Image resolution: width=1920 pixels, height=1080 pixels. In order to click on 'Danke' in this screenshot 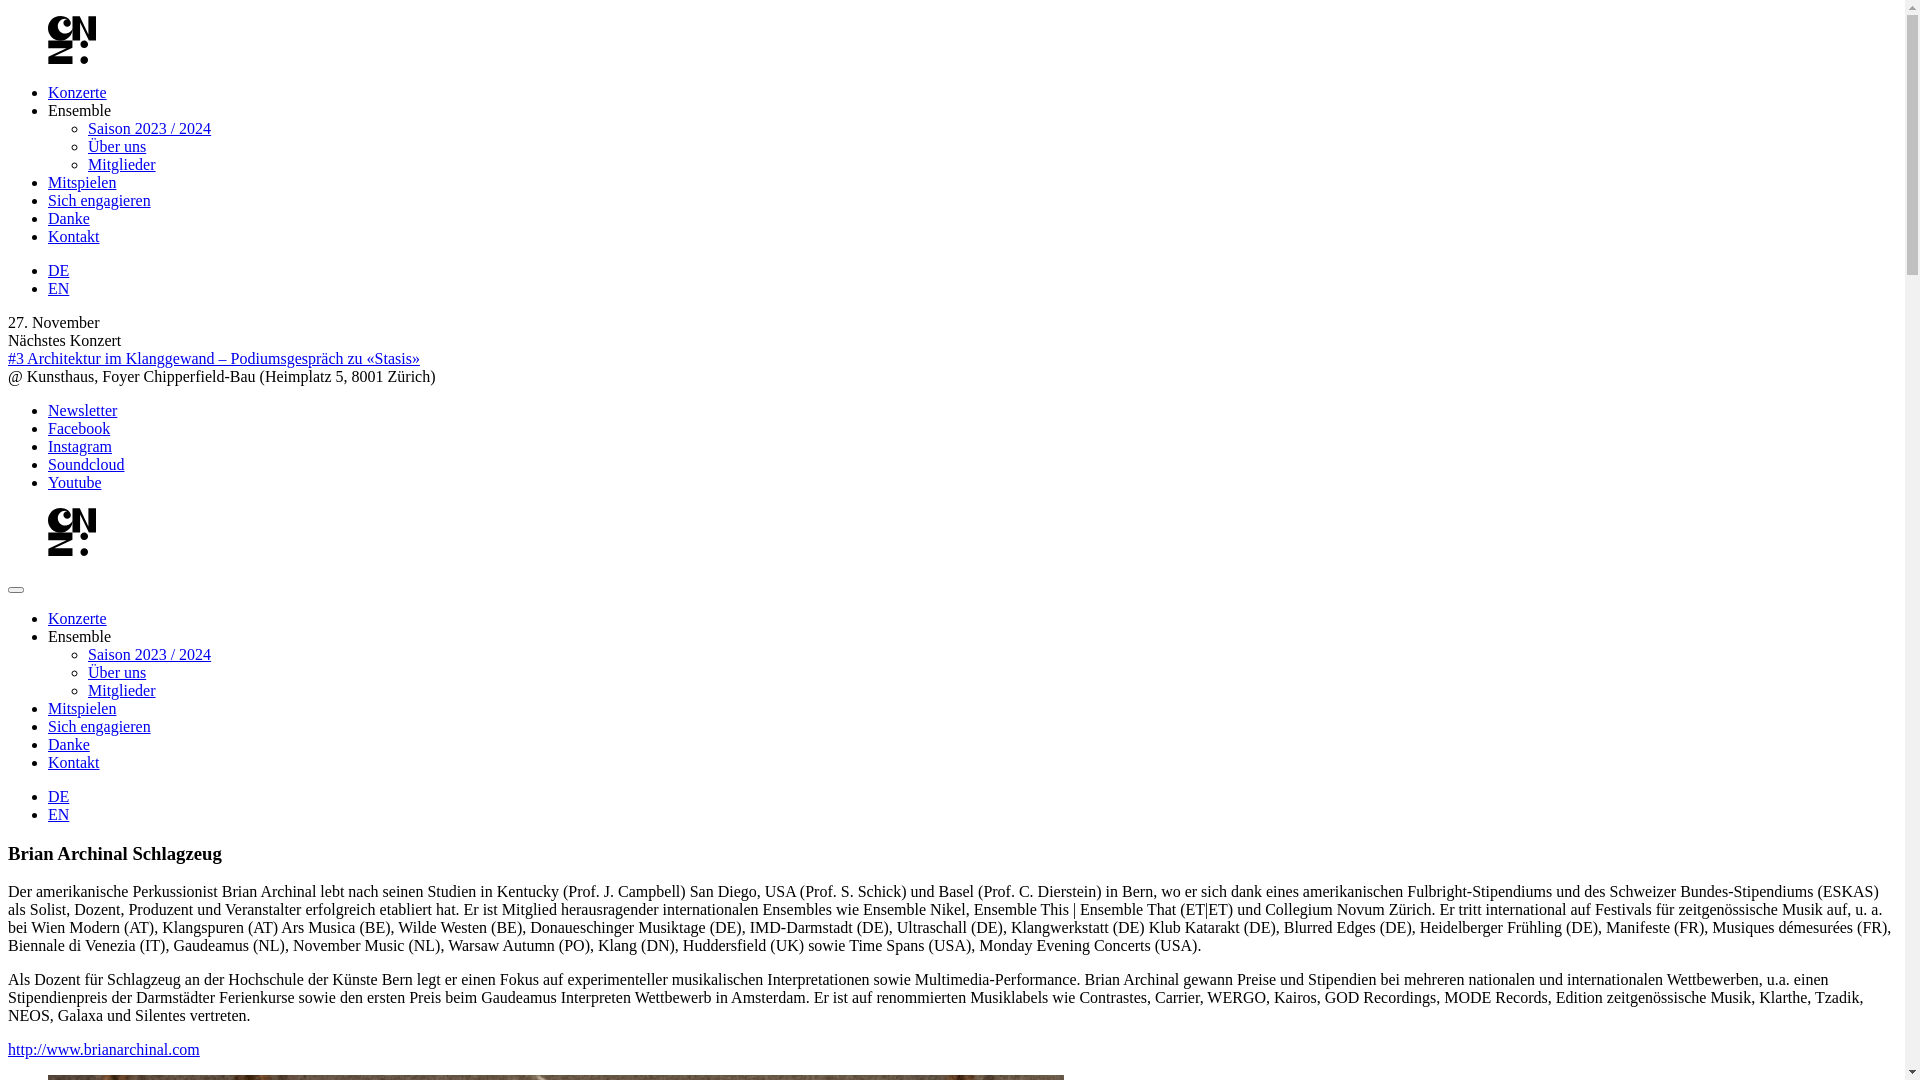, I will do `click(68, 744)`.